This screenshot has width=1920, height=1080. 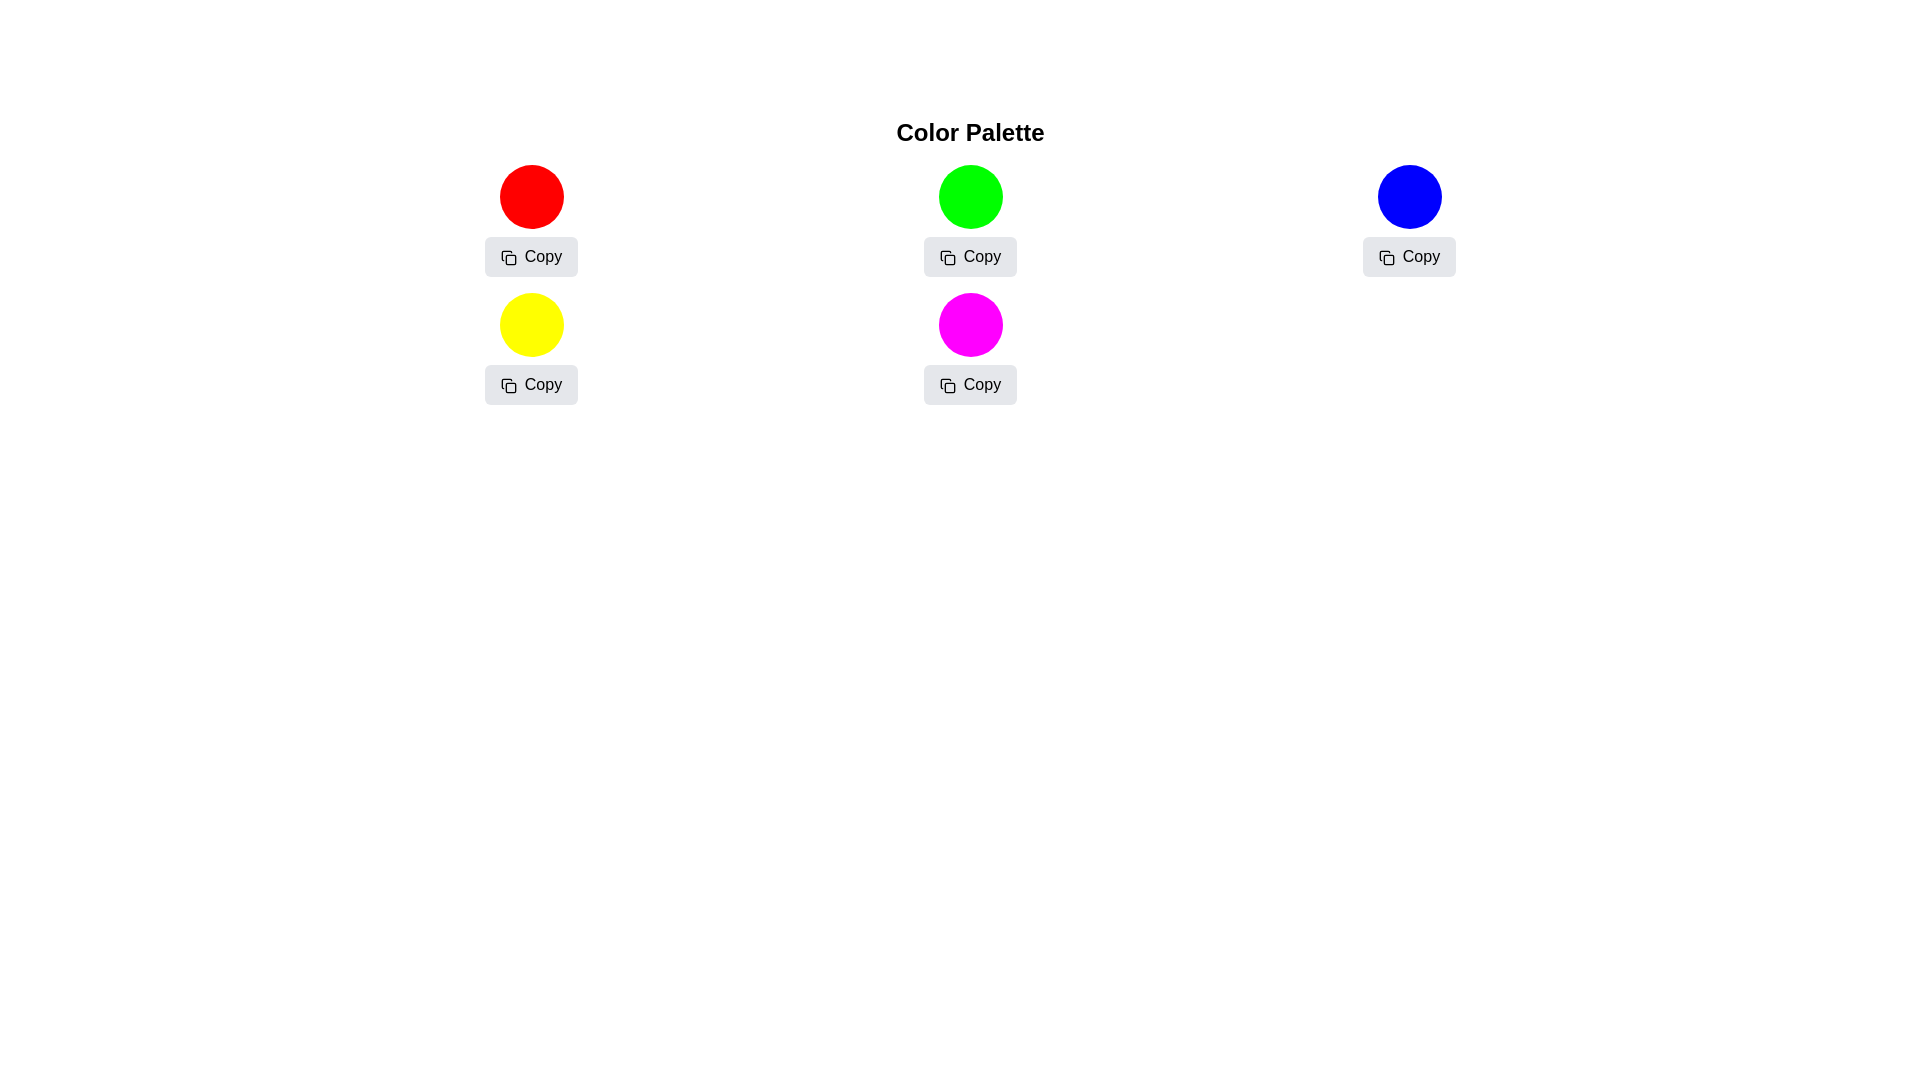 What do you see at coordinates (970, 323) in the screenshot?
I see `the magenta color swatch located in the color palette section, positioned in the second row between the top green circle and the bottom 'Copy' button` at bounding box center [970, 323].